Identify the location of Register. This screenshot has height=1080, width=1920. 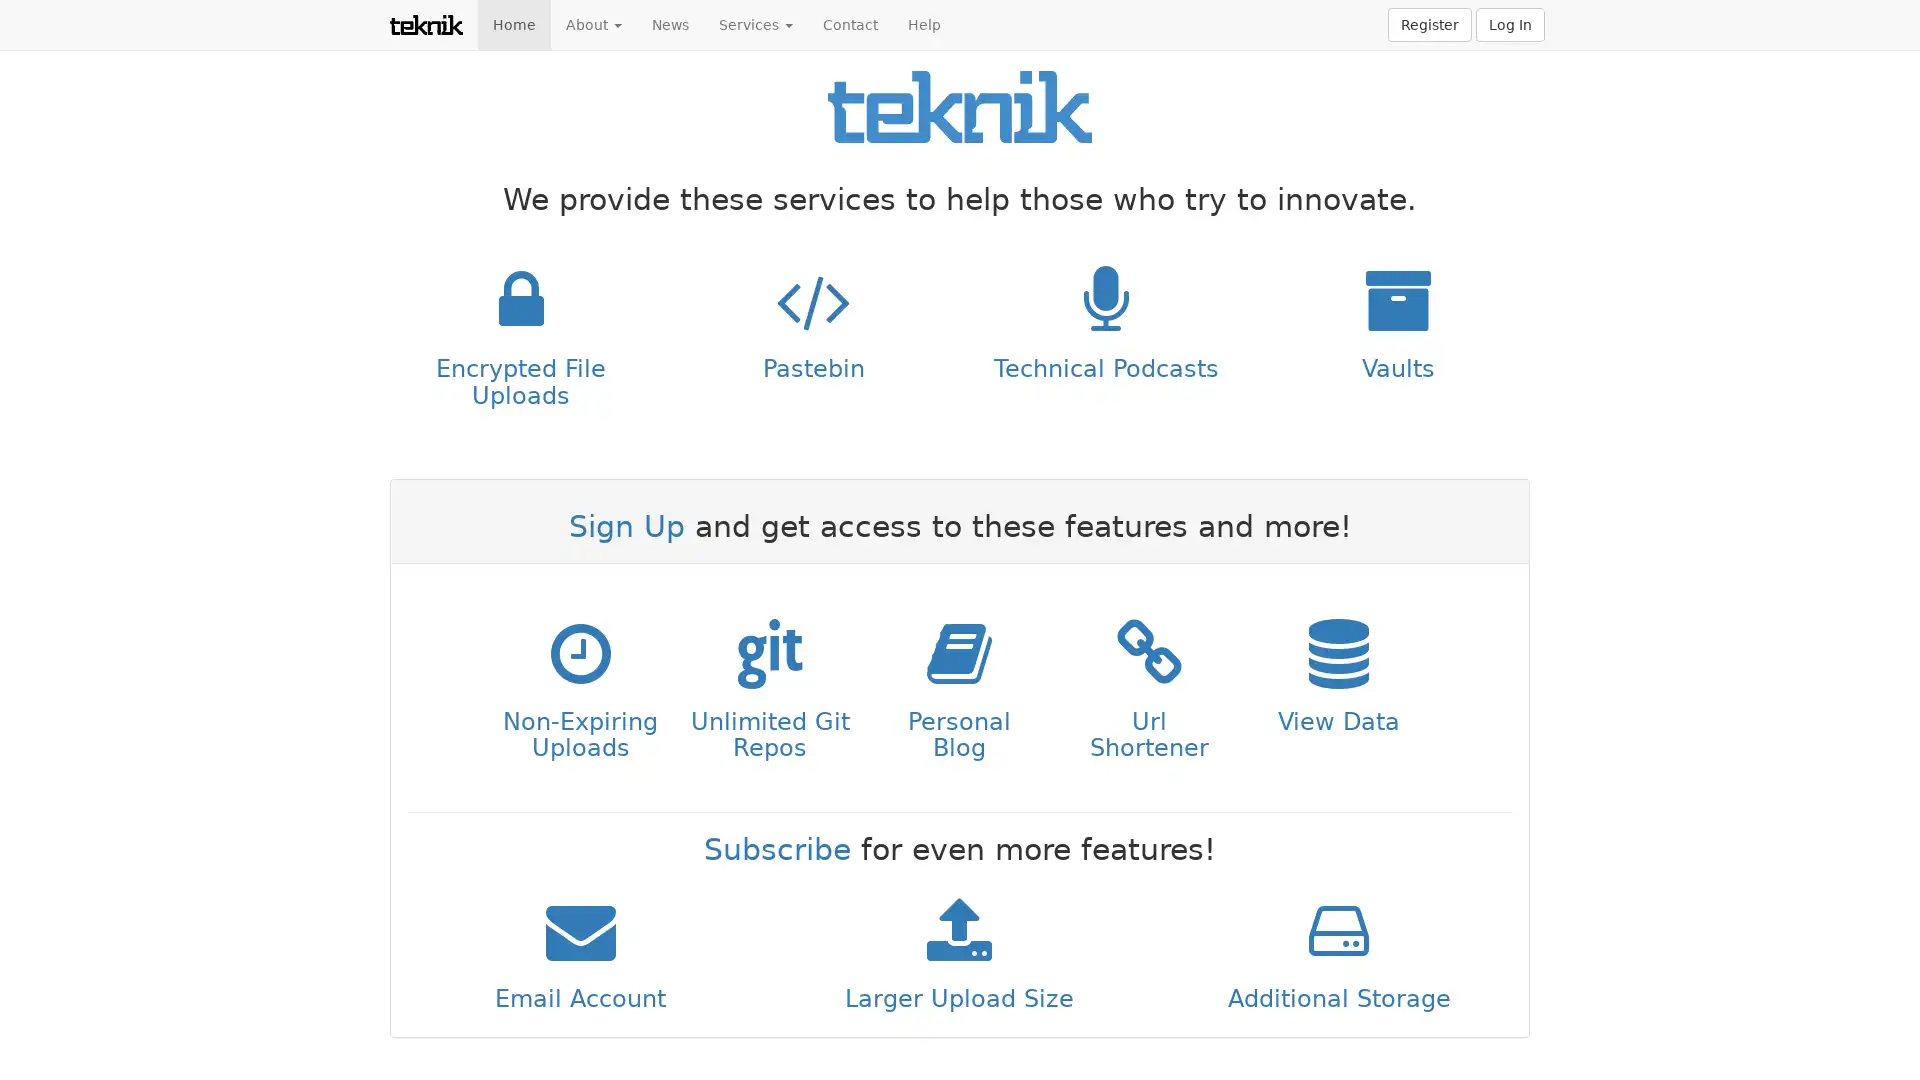
(1429, 24).